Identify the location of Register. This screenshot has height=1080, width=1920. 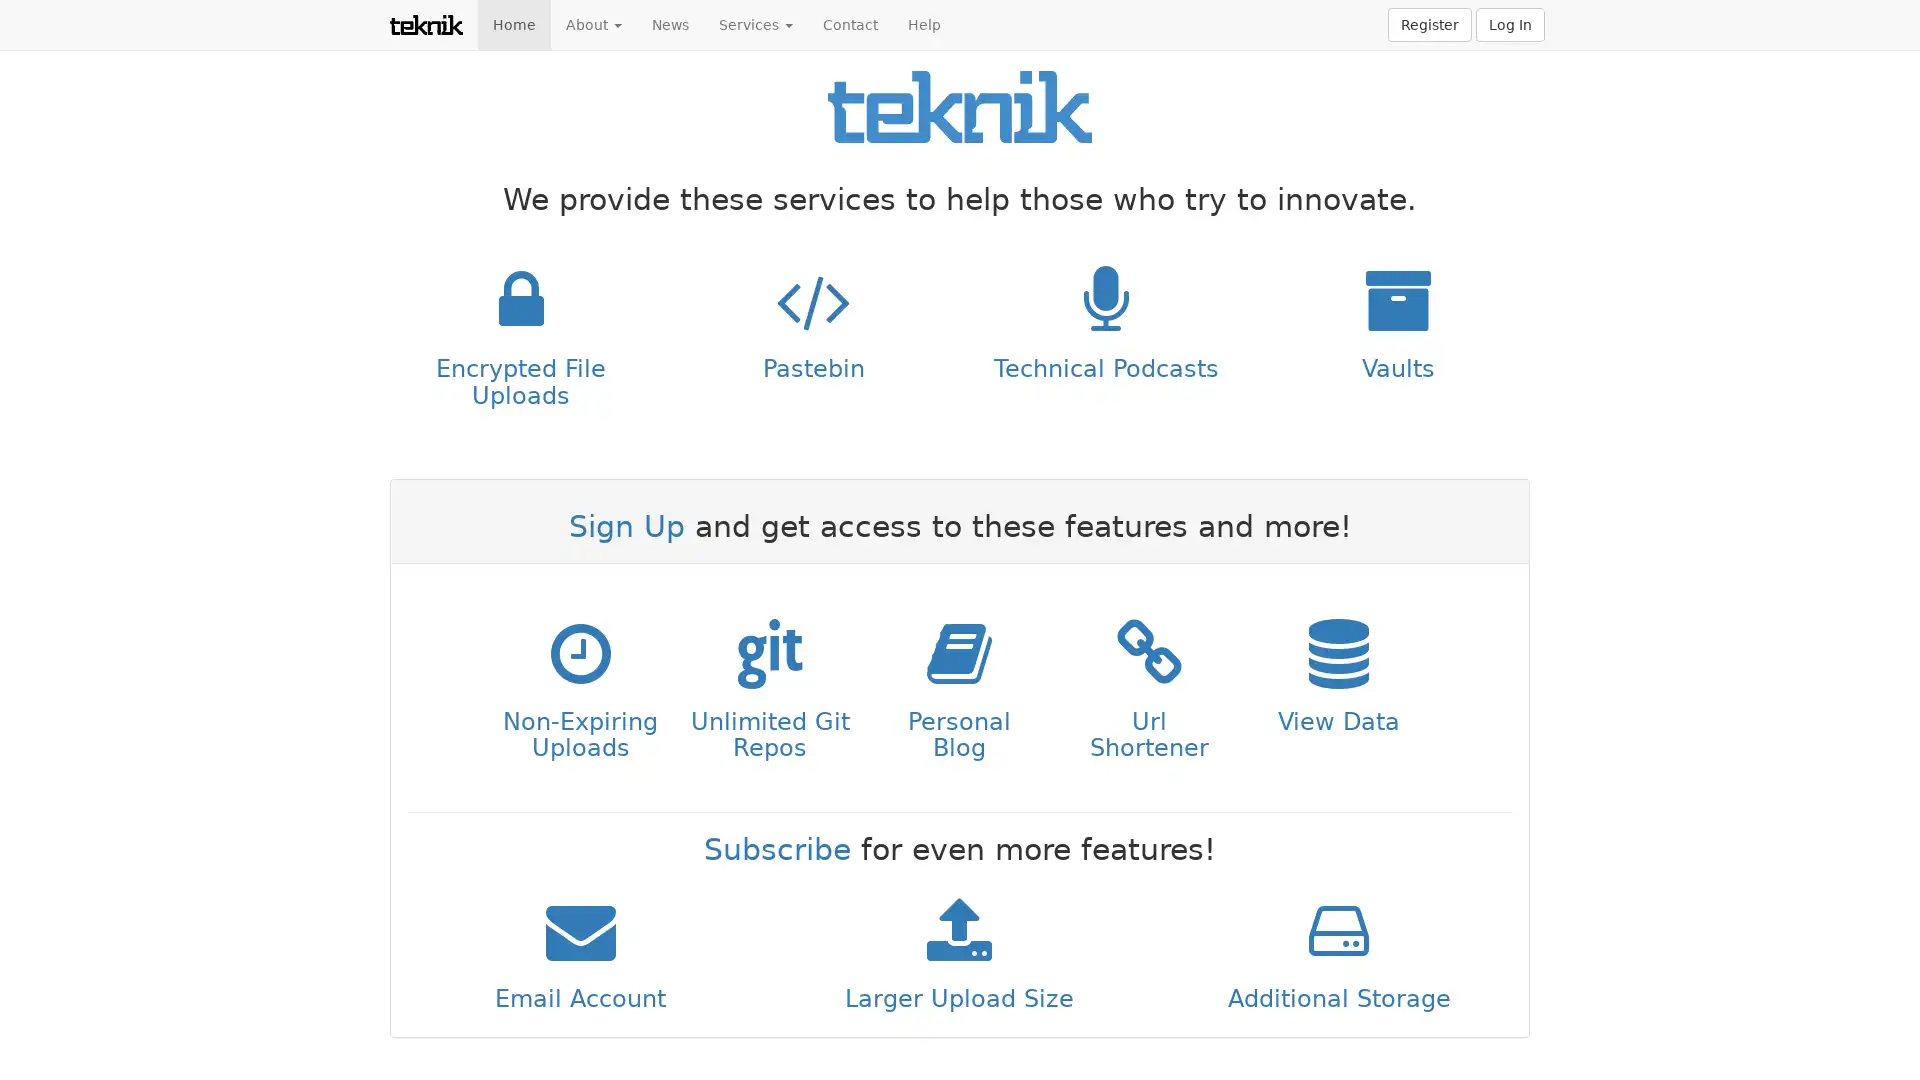
(1429, 24).